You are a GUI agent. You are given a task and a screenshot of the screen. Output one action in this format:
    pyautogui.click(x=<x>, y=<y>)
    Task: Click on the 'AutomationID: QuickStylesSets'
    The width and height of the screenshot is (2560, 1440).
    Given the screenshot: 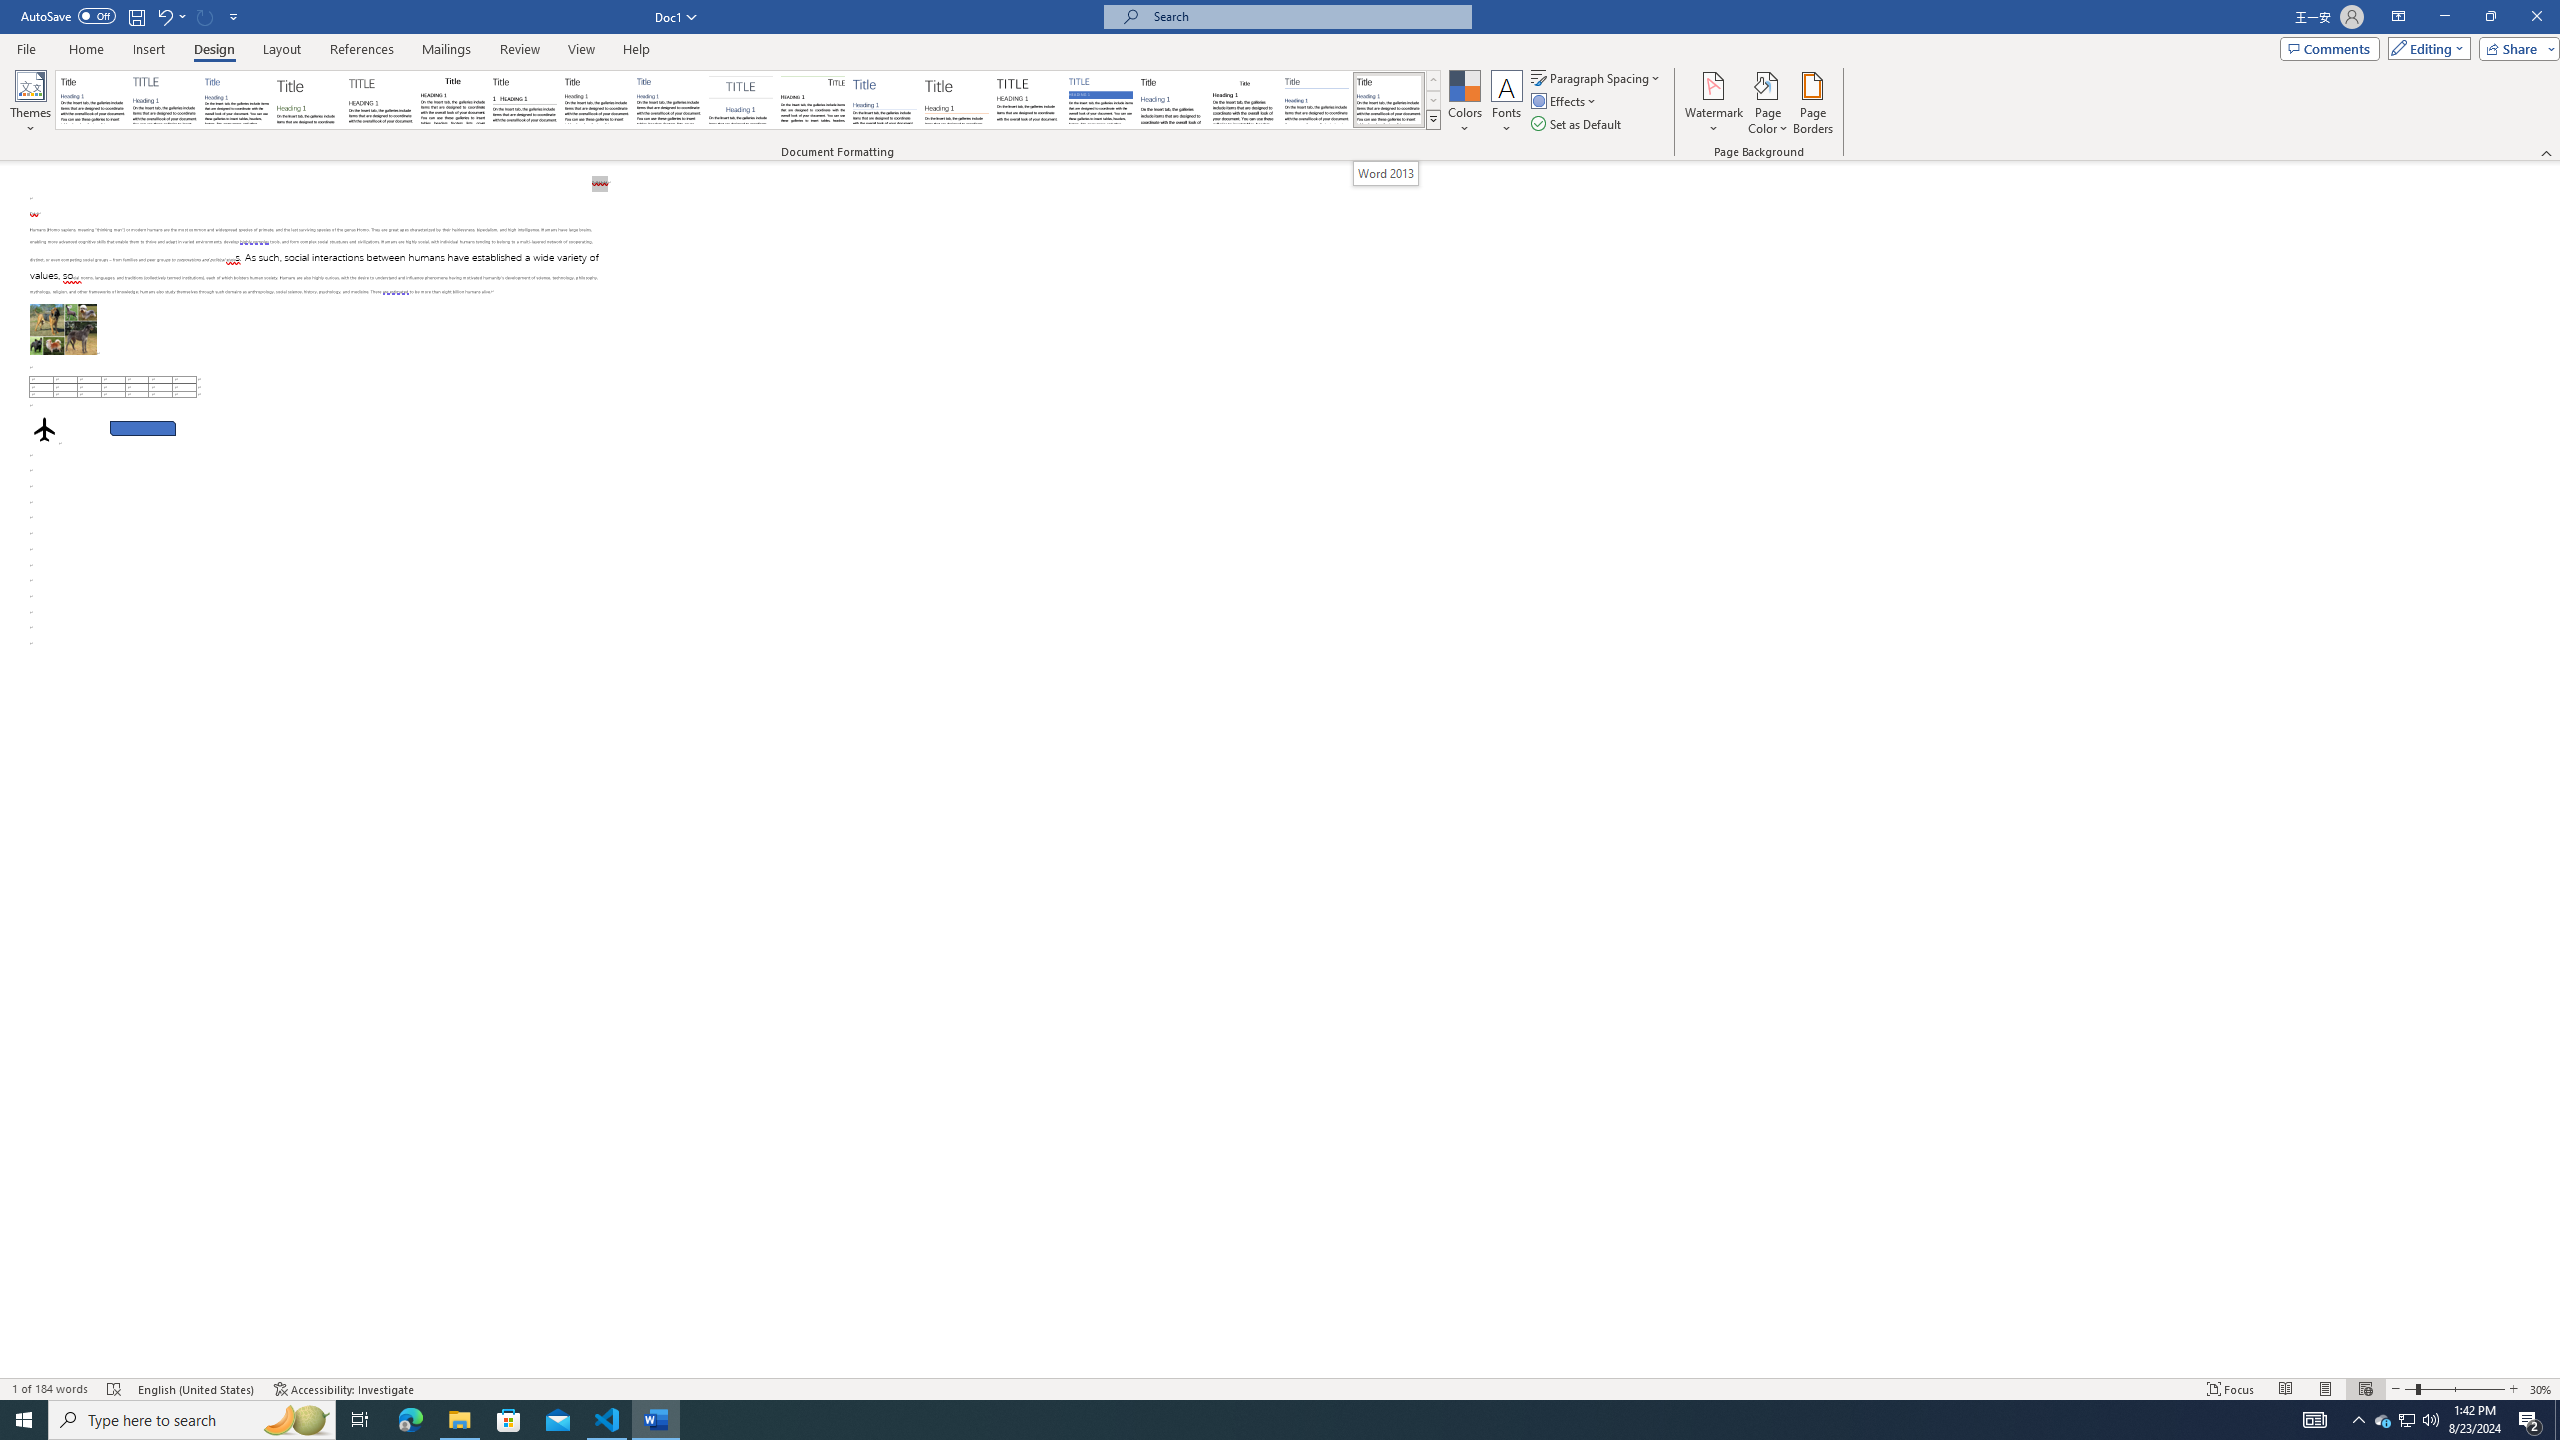 What is the action you would take?
    pyautogui.click(x=747, y=99)
    